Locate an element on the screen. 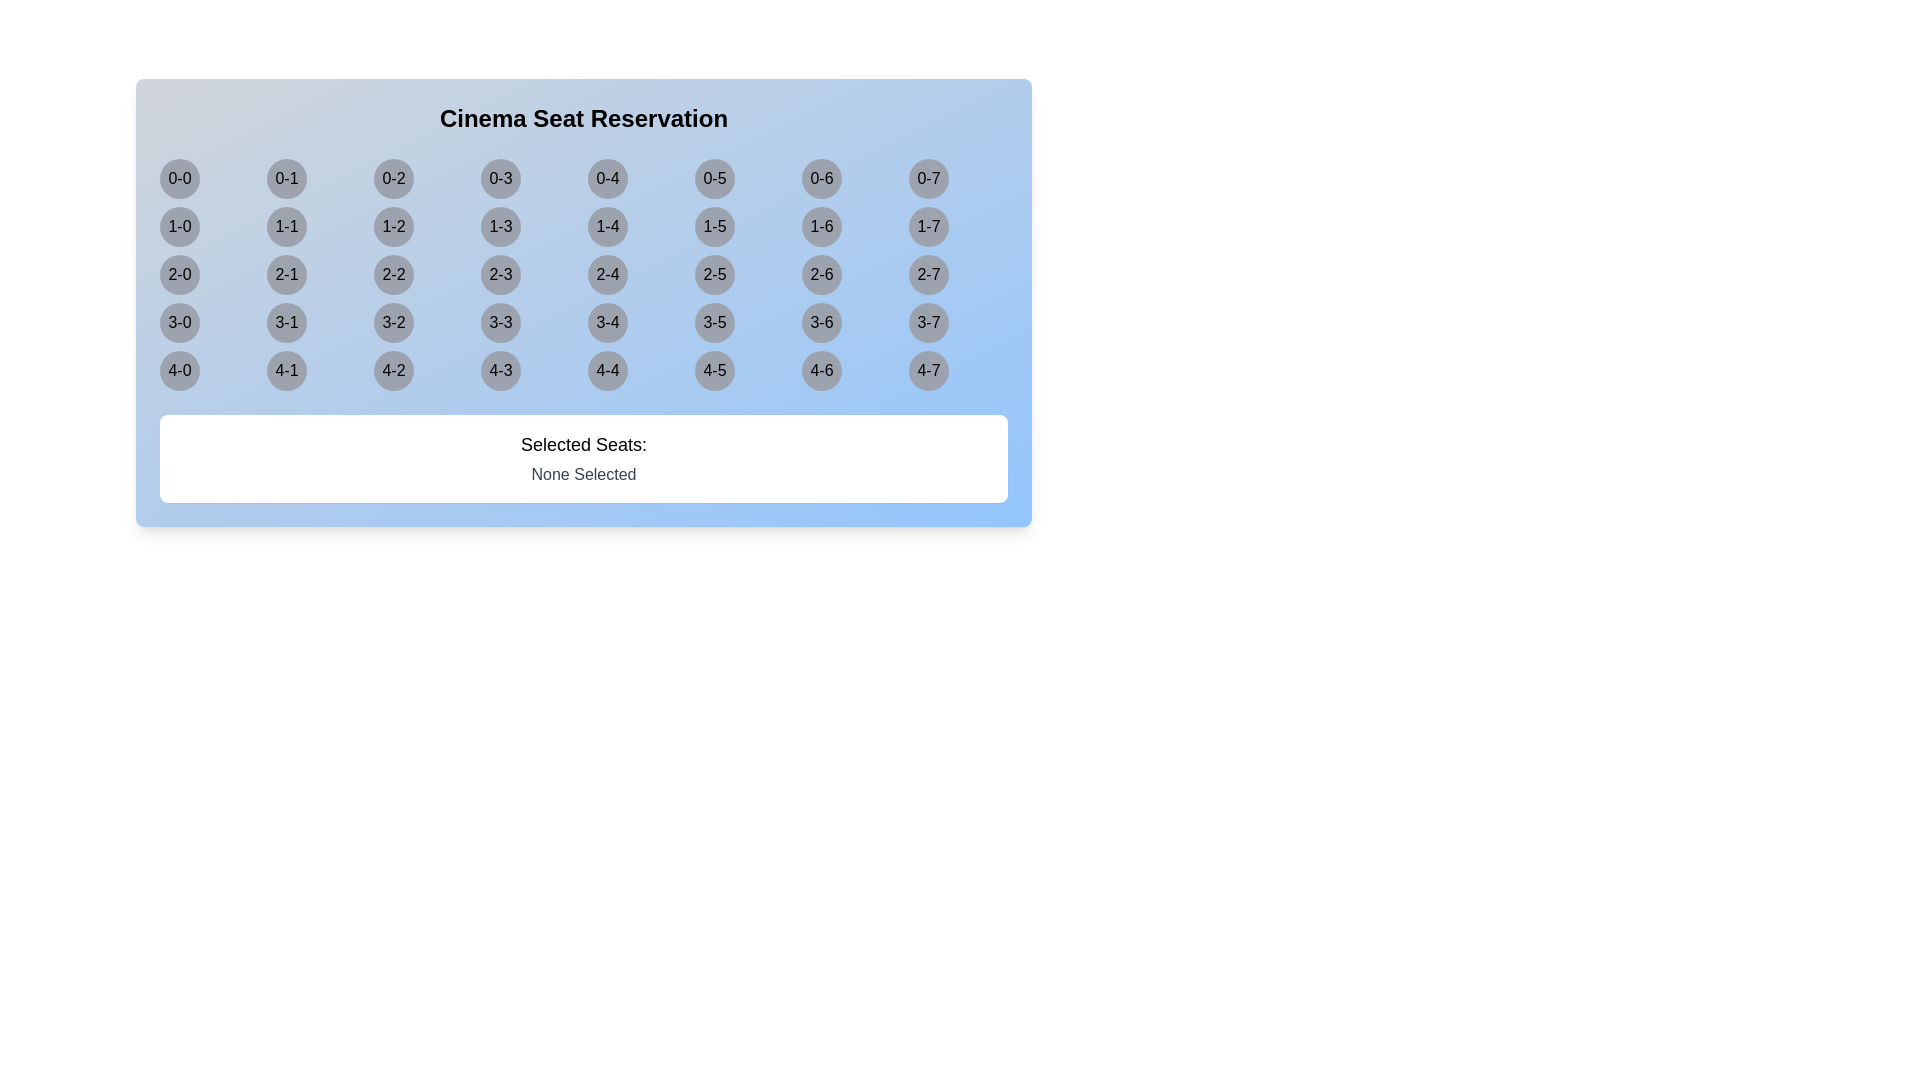  the button labeled '0-4' is located at coordinates (607, 177).